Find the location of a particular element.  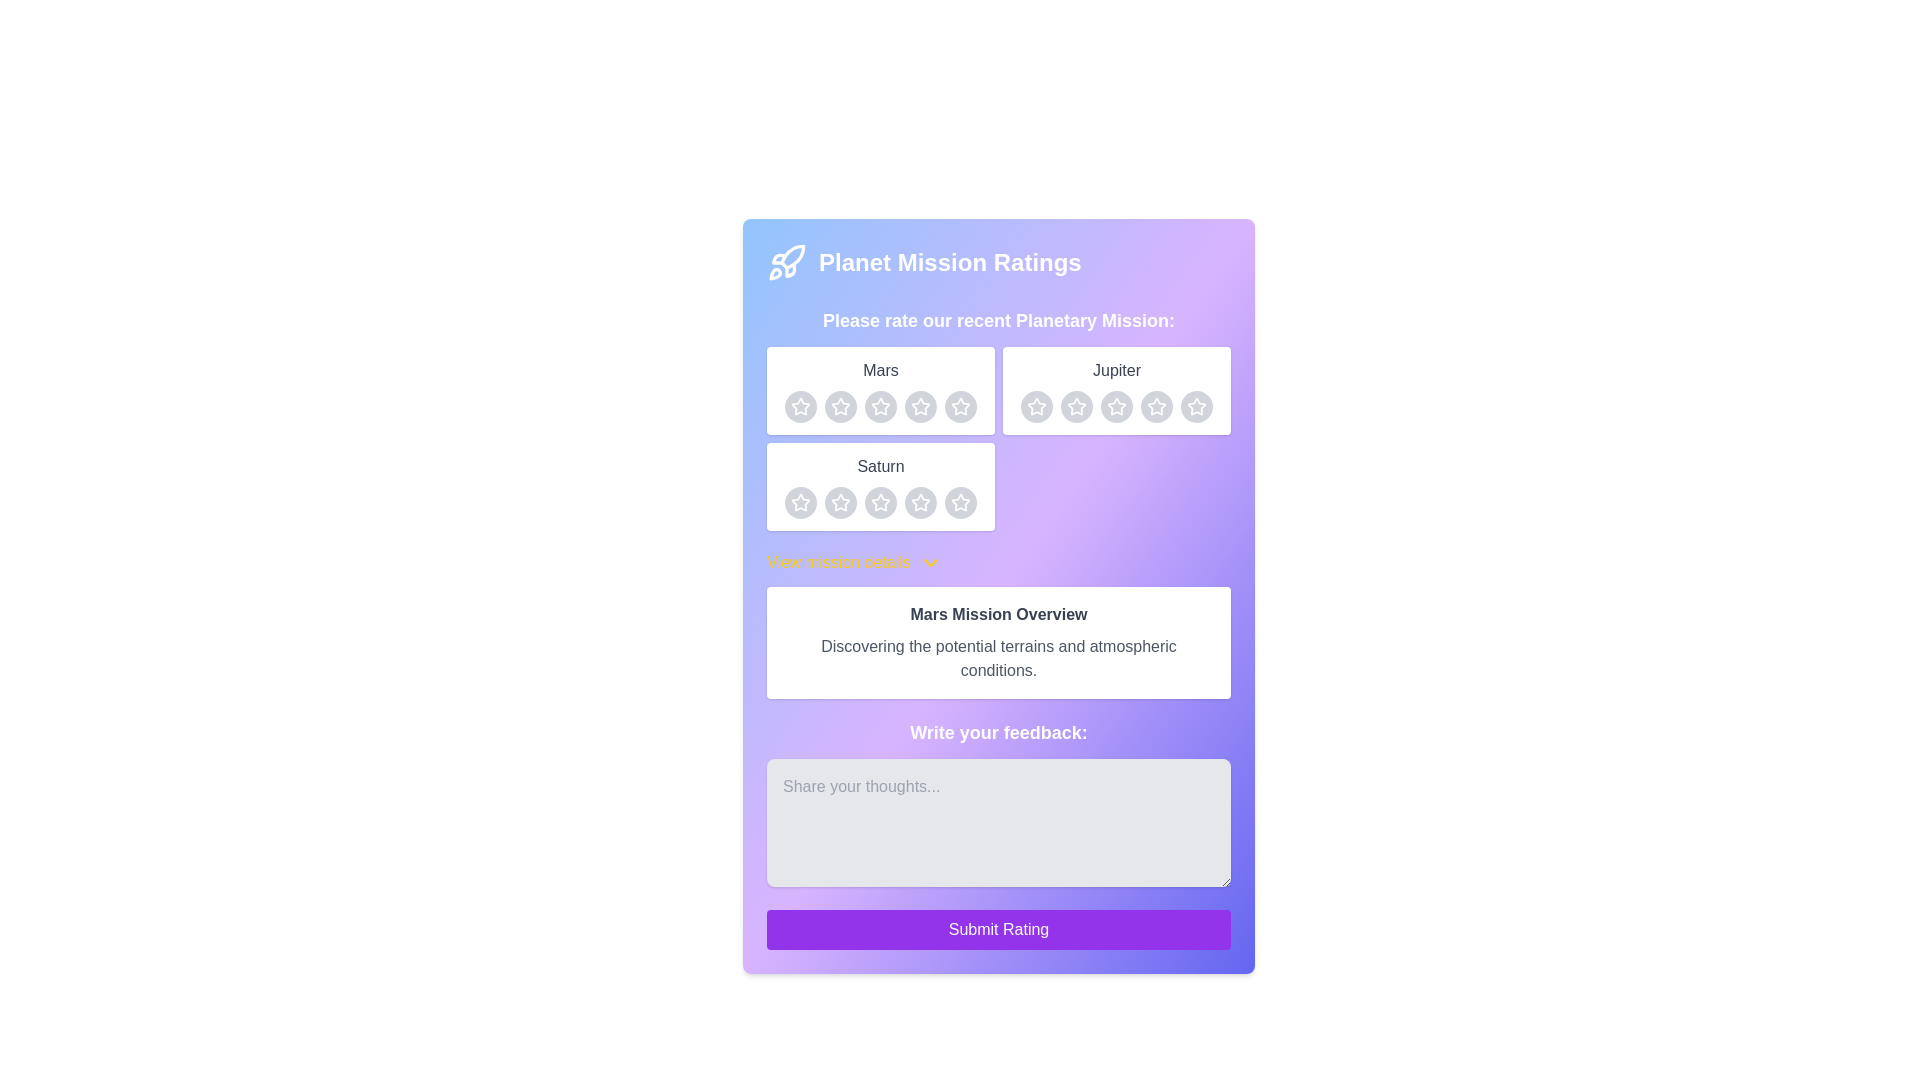

the third circular star button with a gray background and a white hollow star icon under the heading 'Saturn' is located at coordinates (880, 501).